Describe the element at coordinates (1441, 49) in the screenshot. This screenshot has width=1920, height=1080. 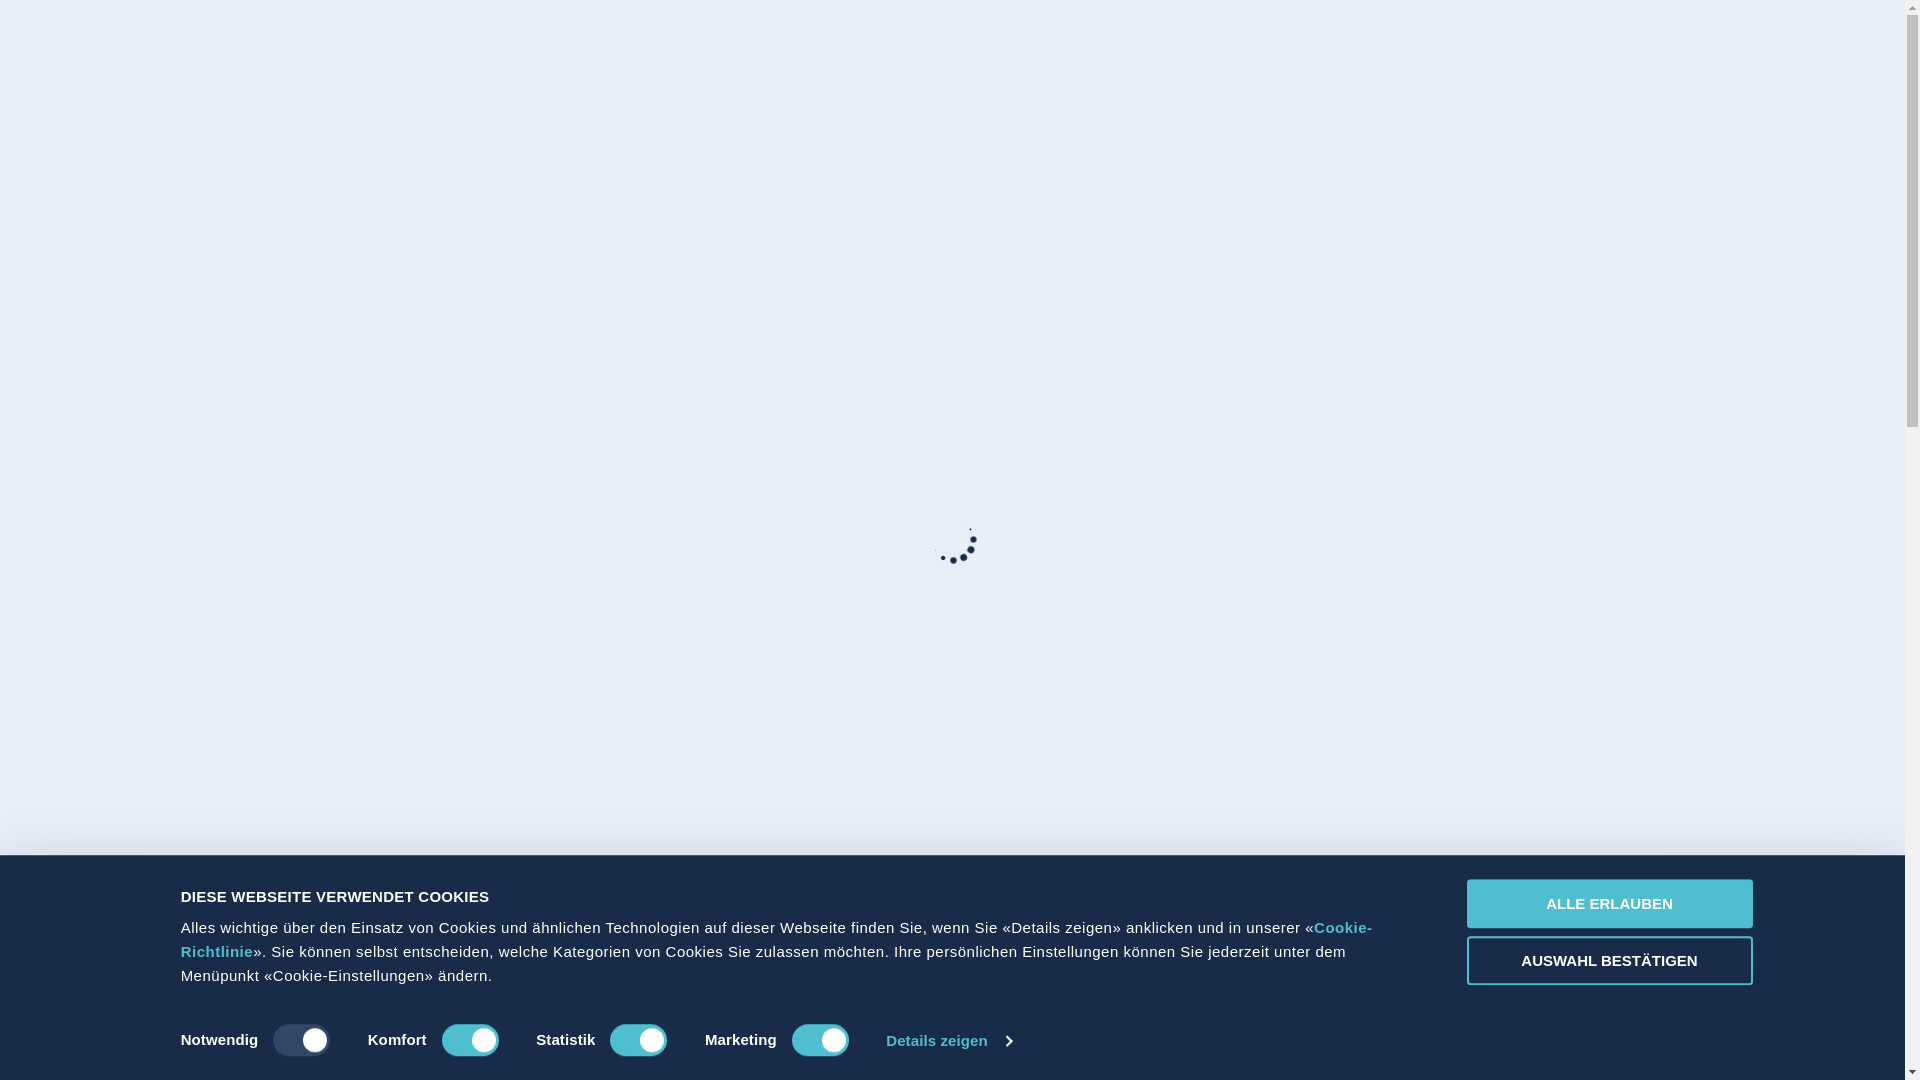
I see `'IT'` at that location.